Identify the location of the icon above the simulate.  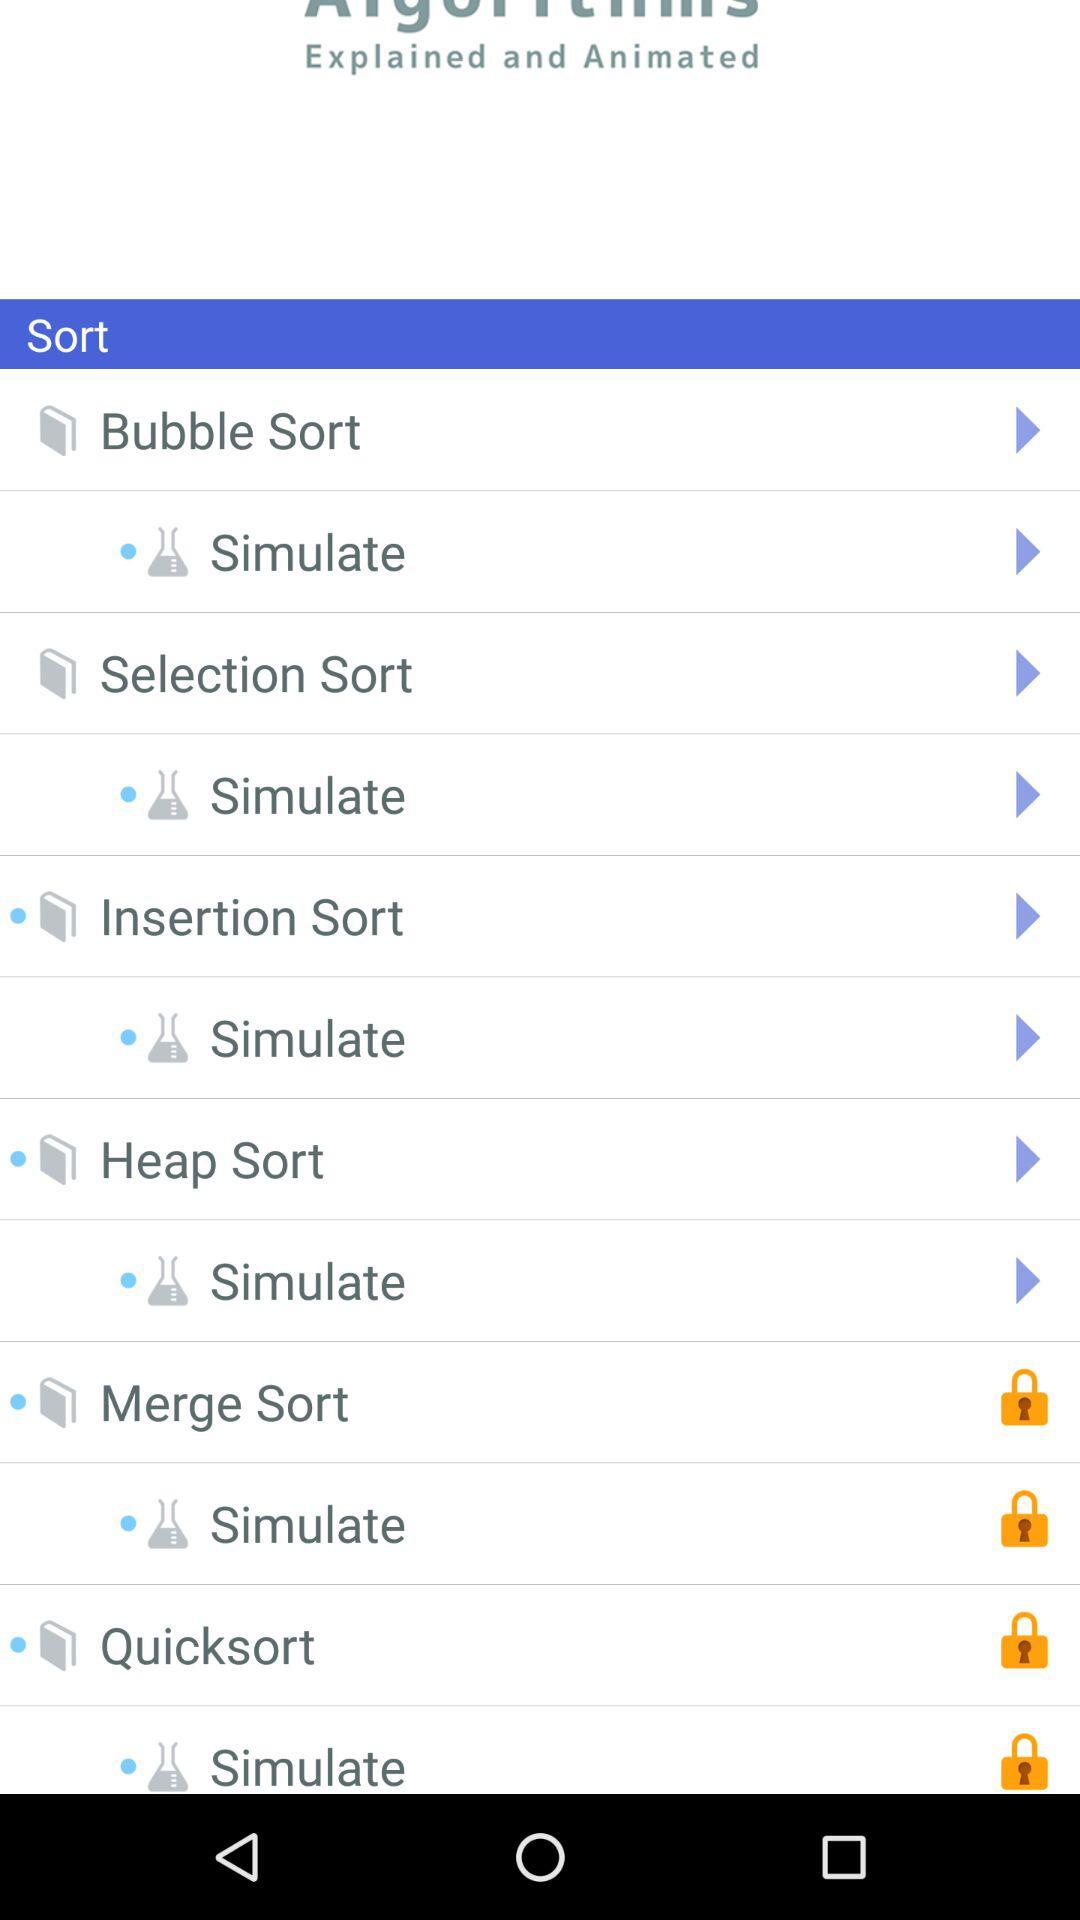
(255, 673).